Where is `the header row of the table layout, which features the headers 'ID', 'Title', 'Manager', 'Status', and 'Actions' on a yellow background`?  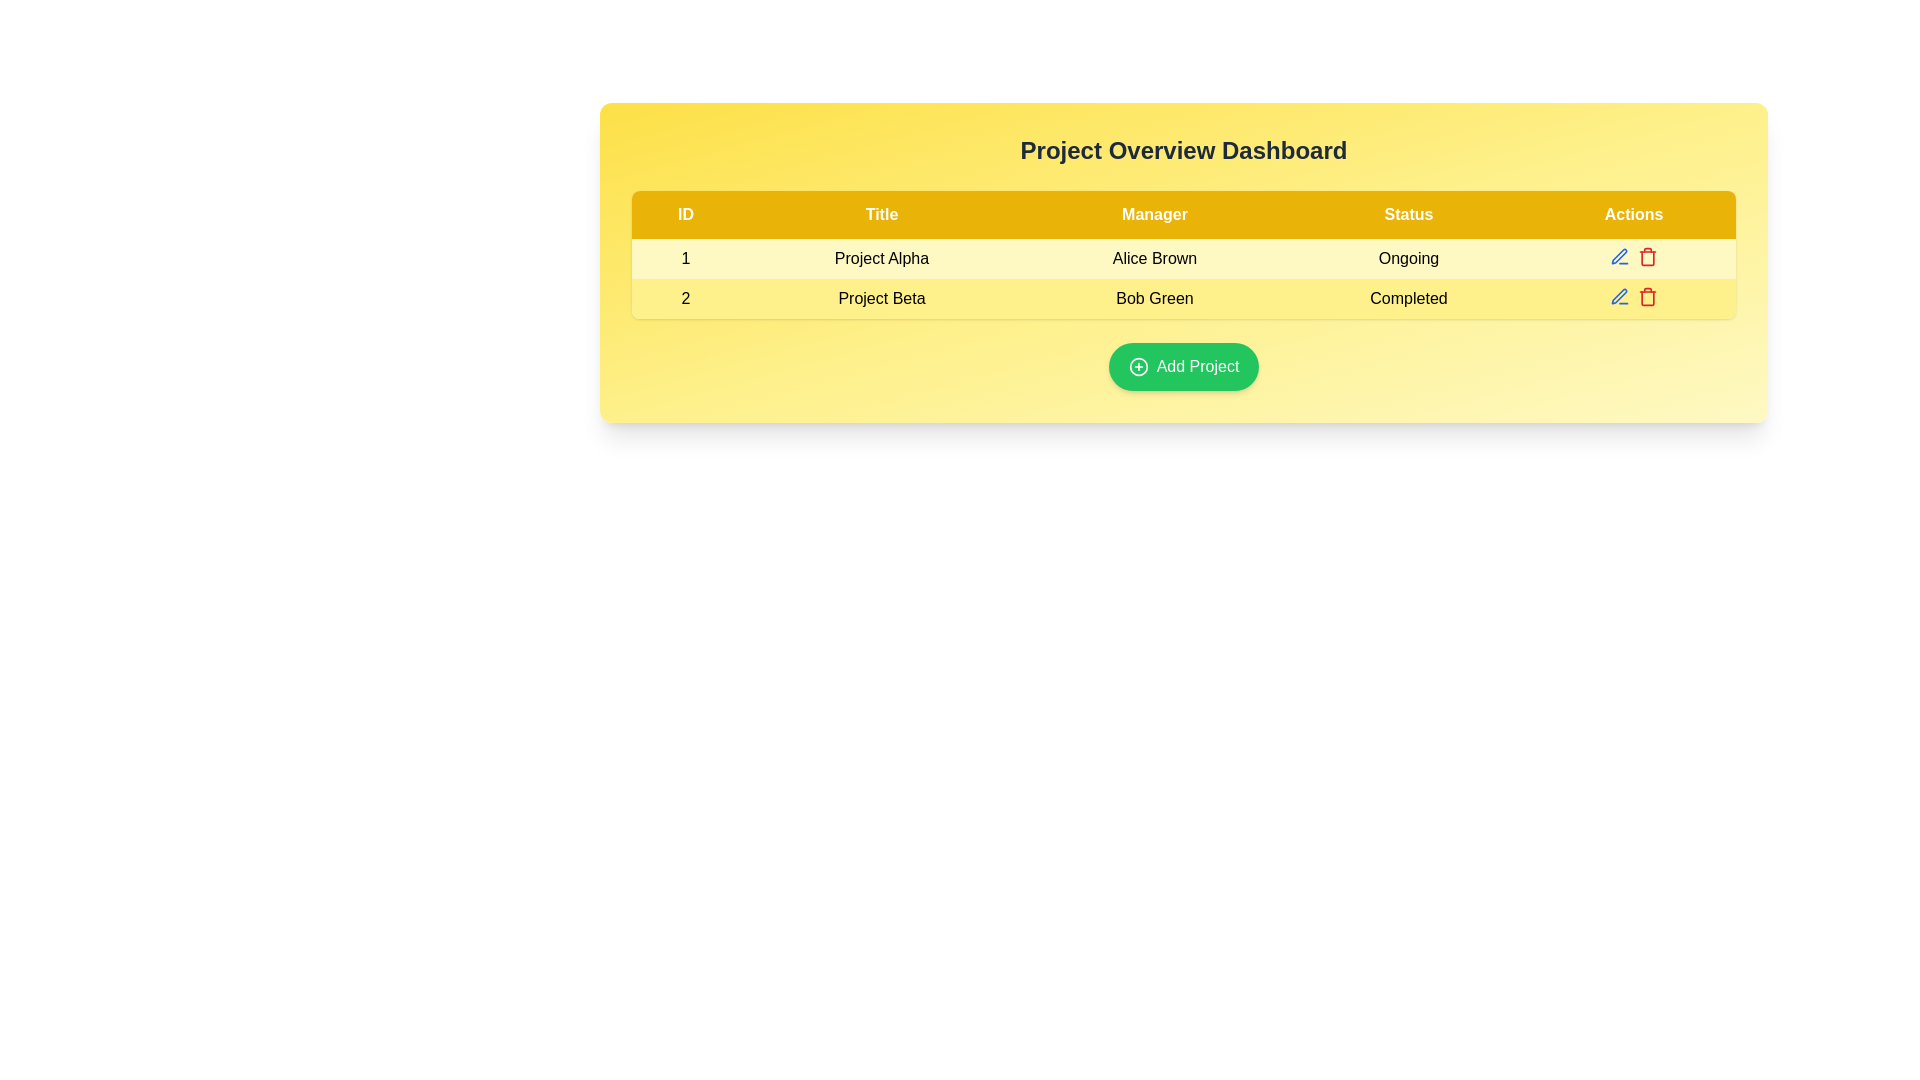 the header row of the table layout, which features the headers 'ID', 'Title', 'Manager', 'Status', and 'Actions' on a yellow background is located at coordinates (1184, 215).